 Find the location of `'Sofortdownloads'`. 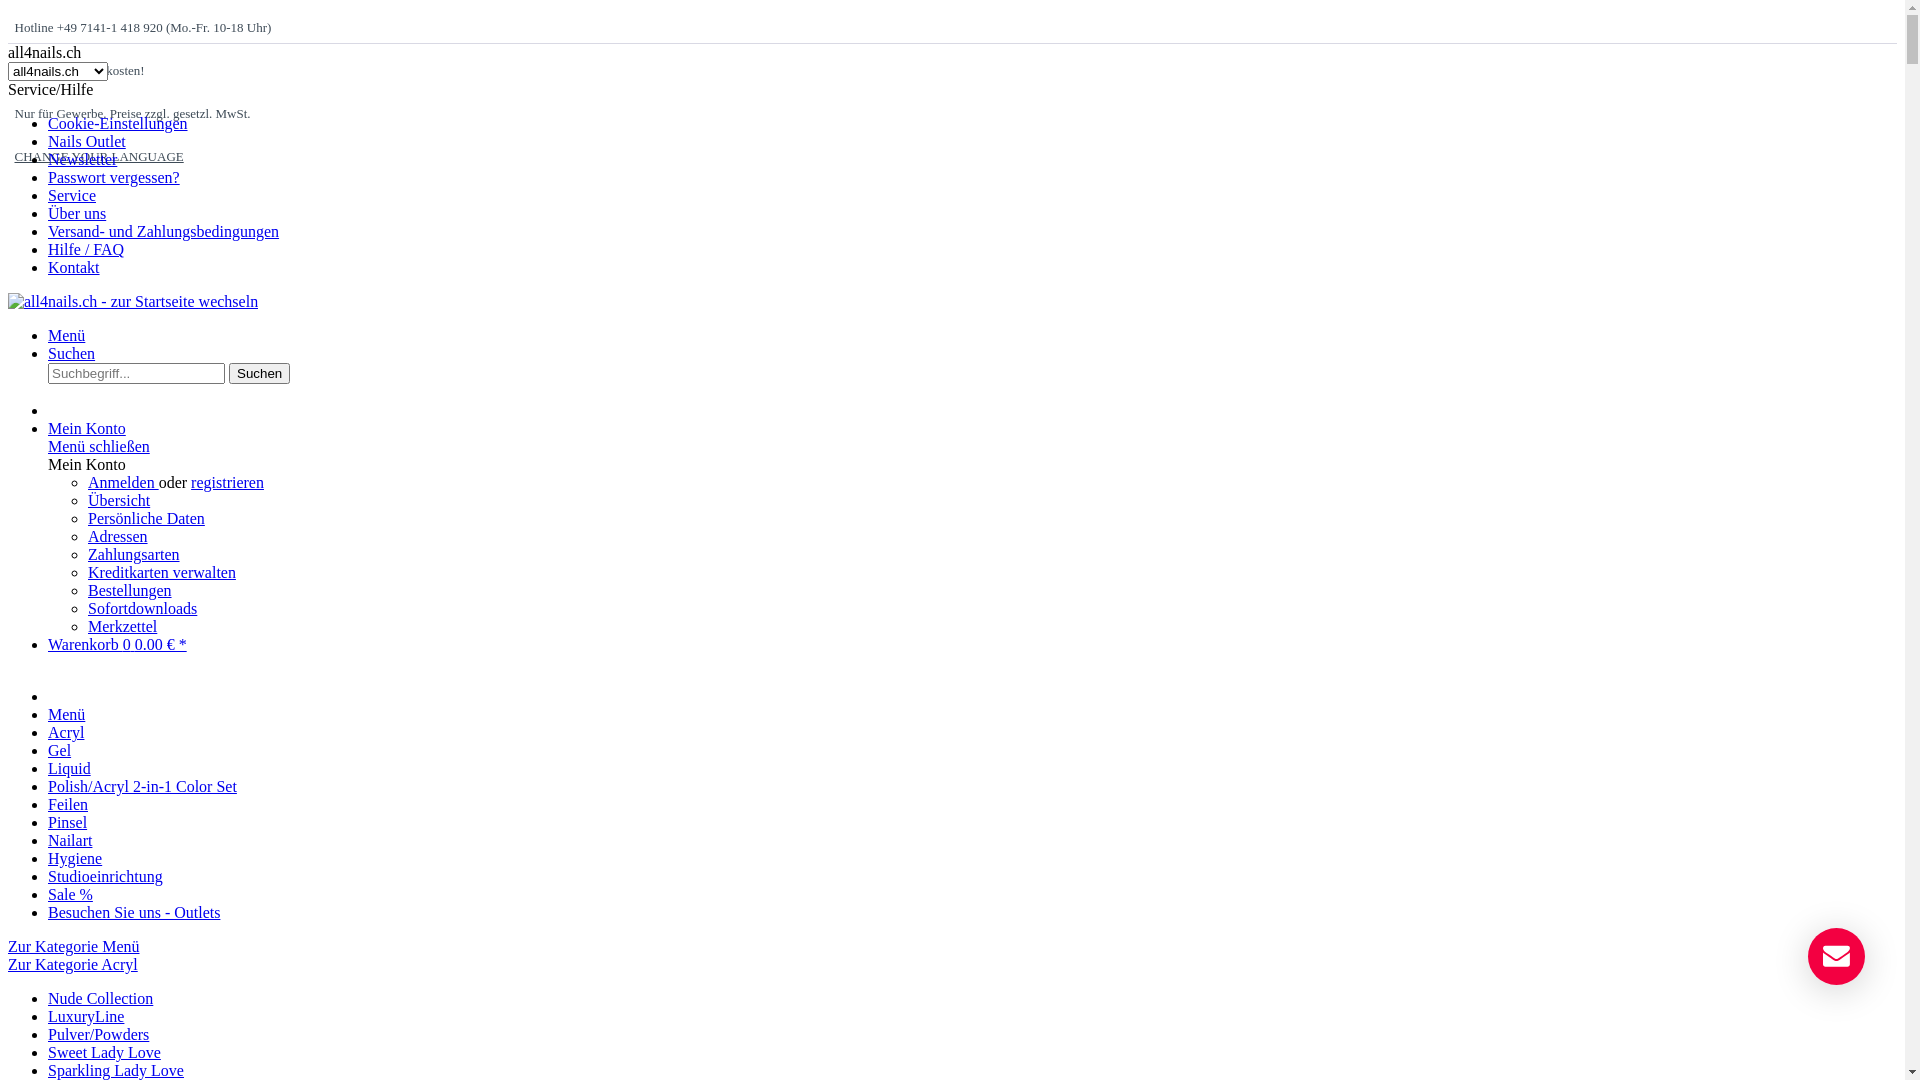

'Sofortdownloads' is located at coordinates (141, 607).